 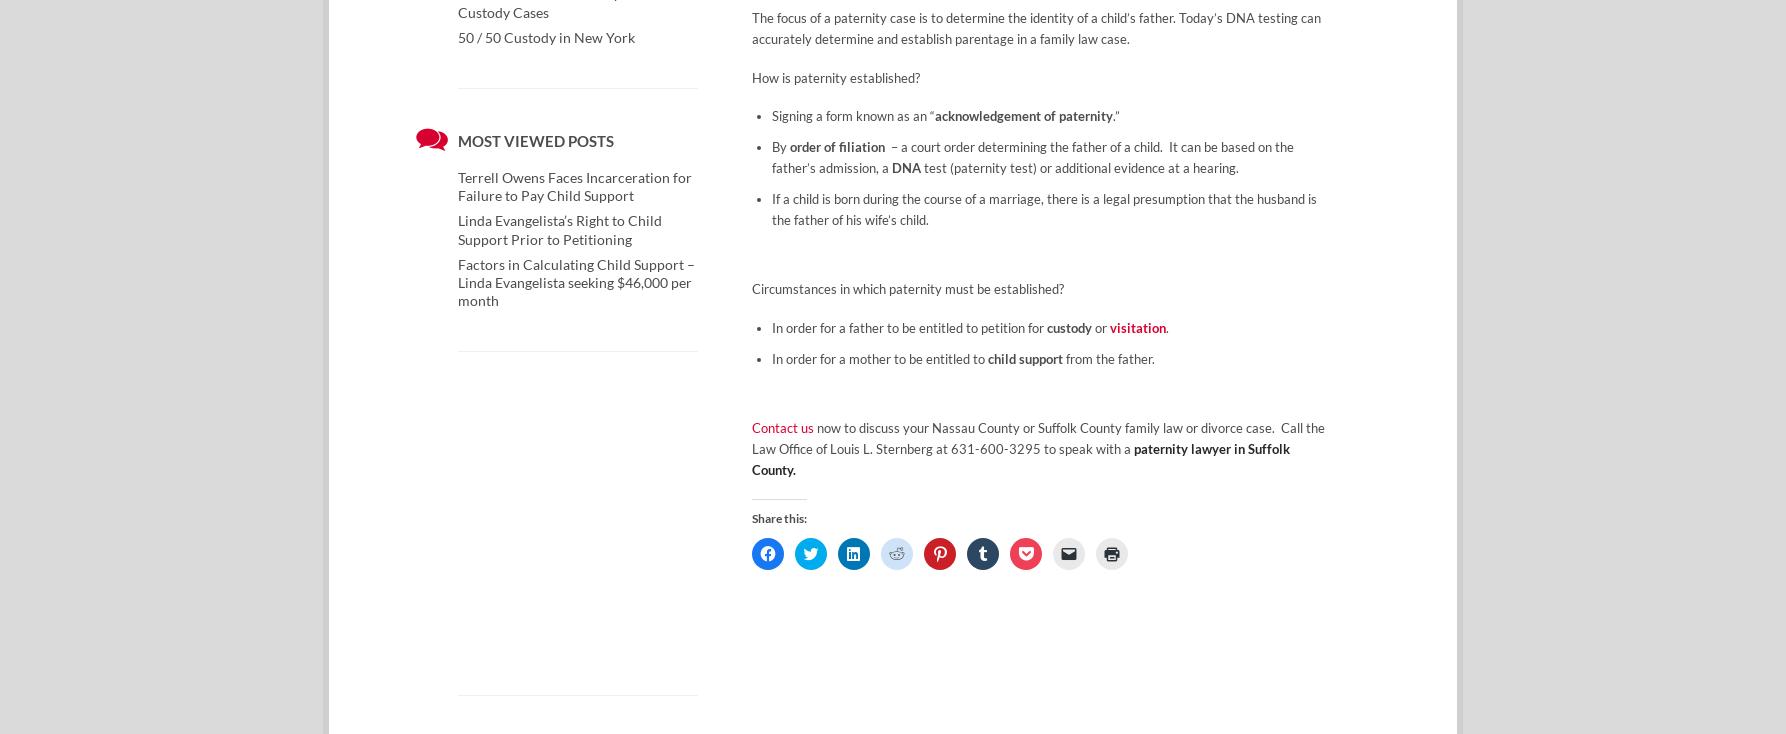 I want to click on 'Contact us', so click(x=781, y=426).